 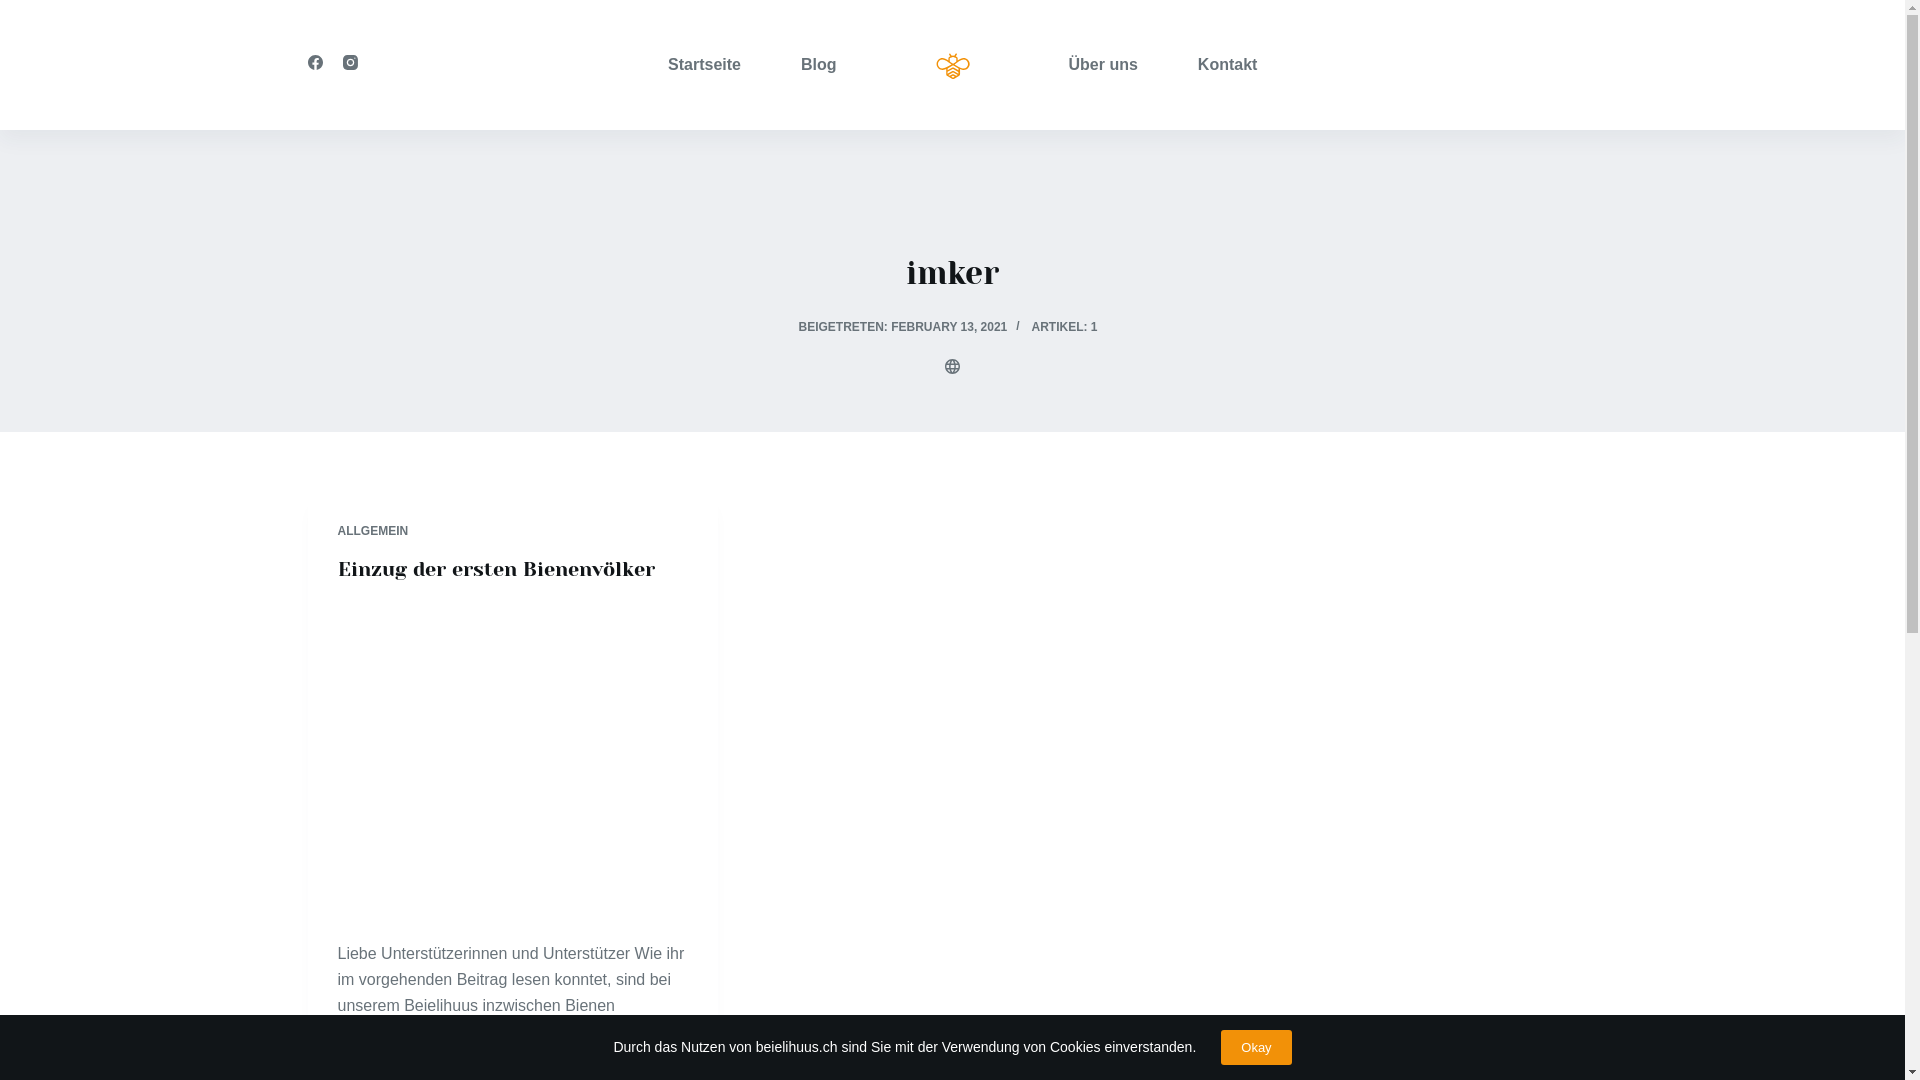 I want to click on 'ALLGEMEIN', so click(x=373, y=530).